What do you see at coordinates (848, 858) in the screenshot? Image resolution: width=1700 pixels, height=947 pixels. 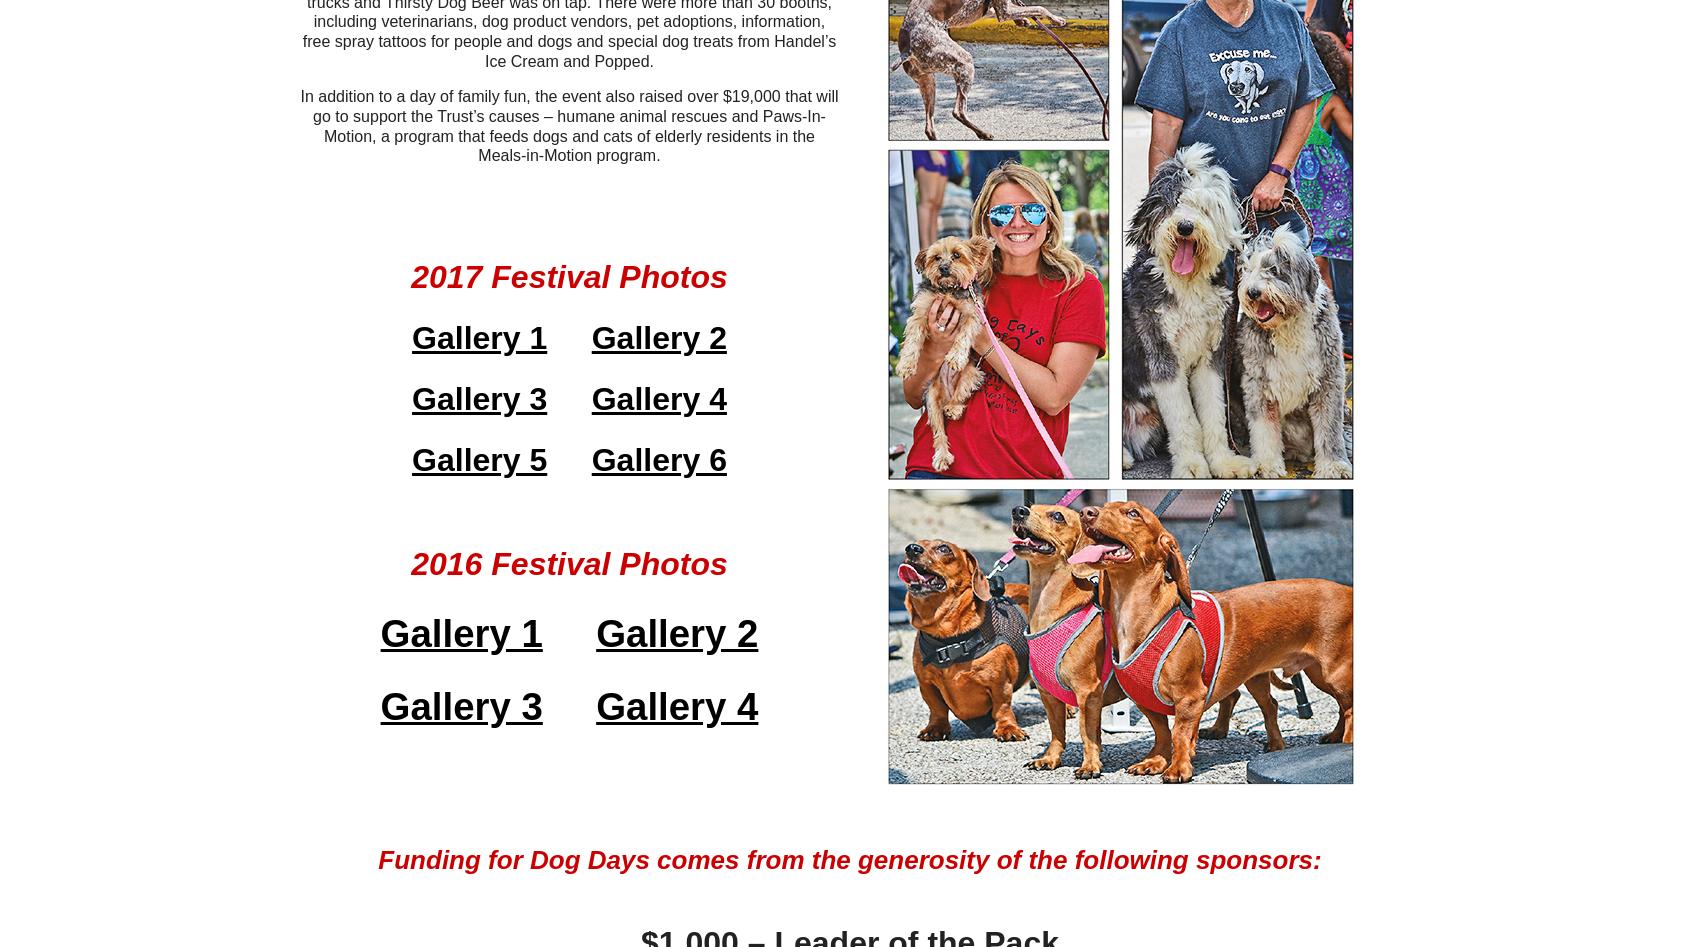 I see `'Funding for Dog Days comes from the generosity of the following sponsors:'` at bounding box center [848, 858].